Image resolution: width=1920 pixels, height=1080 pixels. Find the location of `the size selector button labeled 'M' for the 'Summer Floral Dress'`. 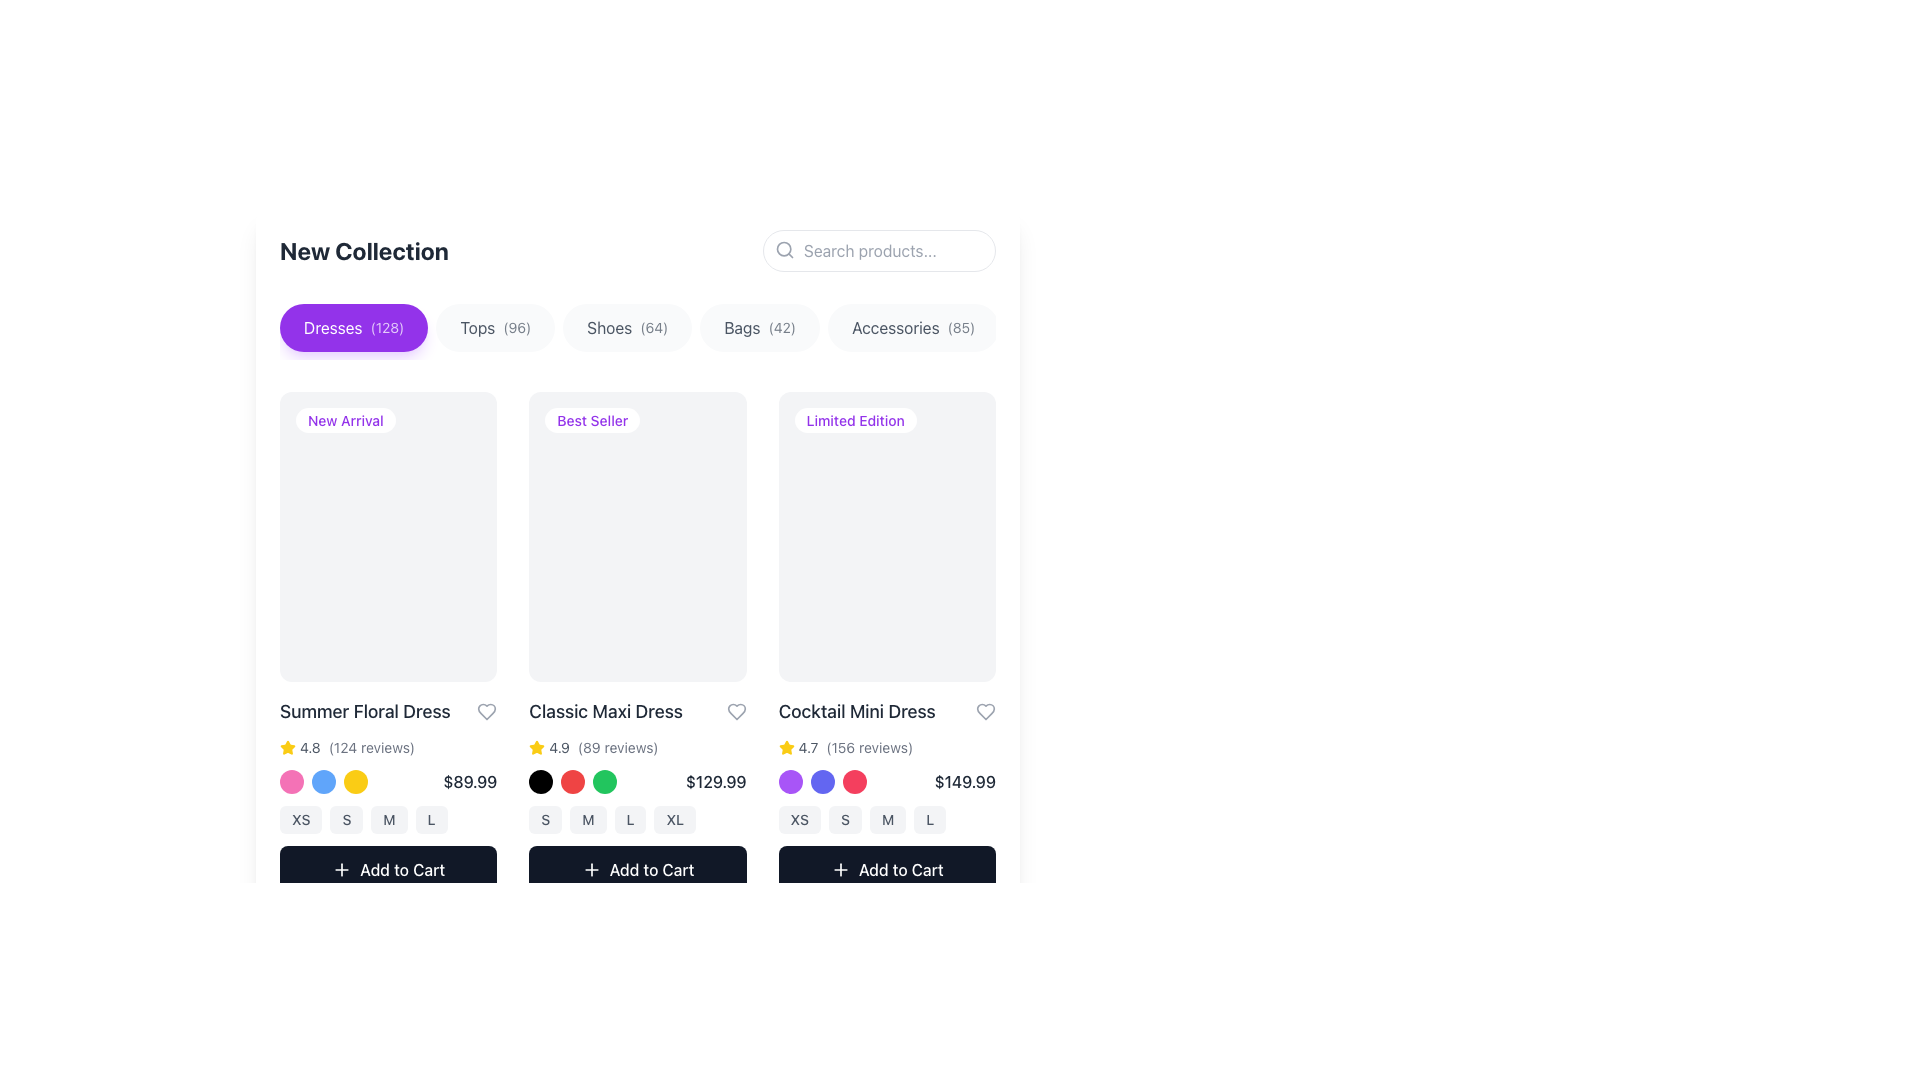

the size selector button labeled 'M' for the 'Summer Floral Dress' is located at coordinates (388, 819).